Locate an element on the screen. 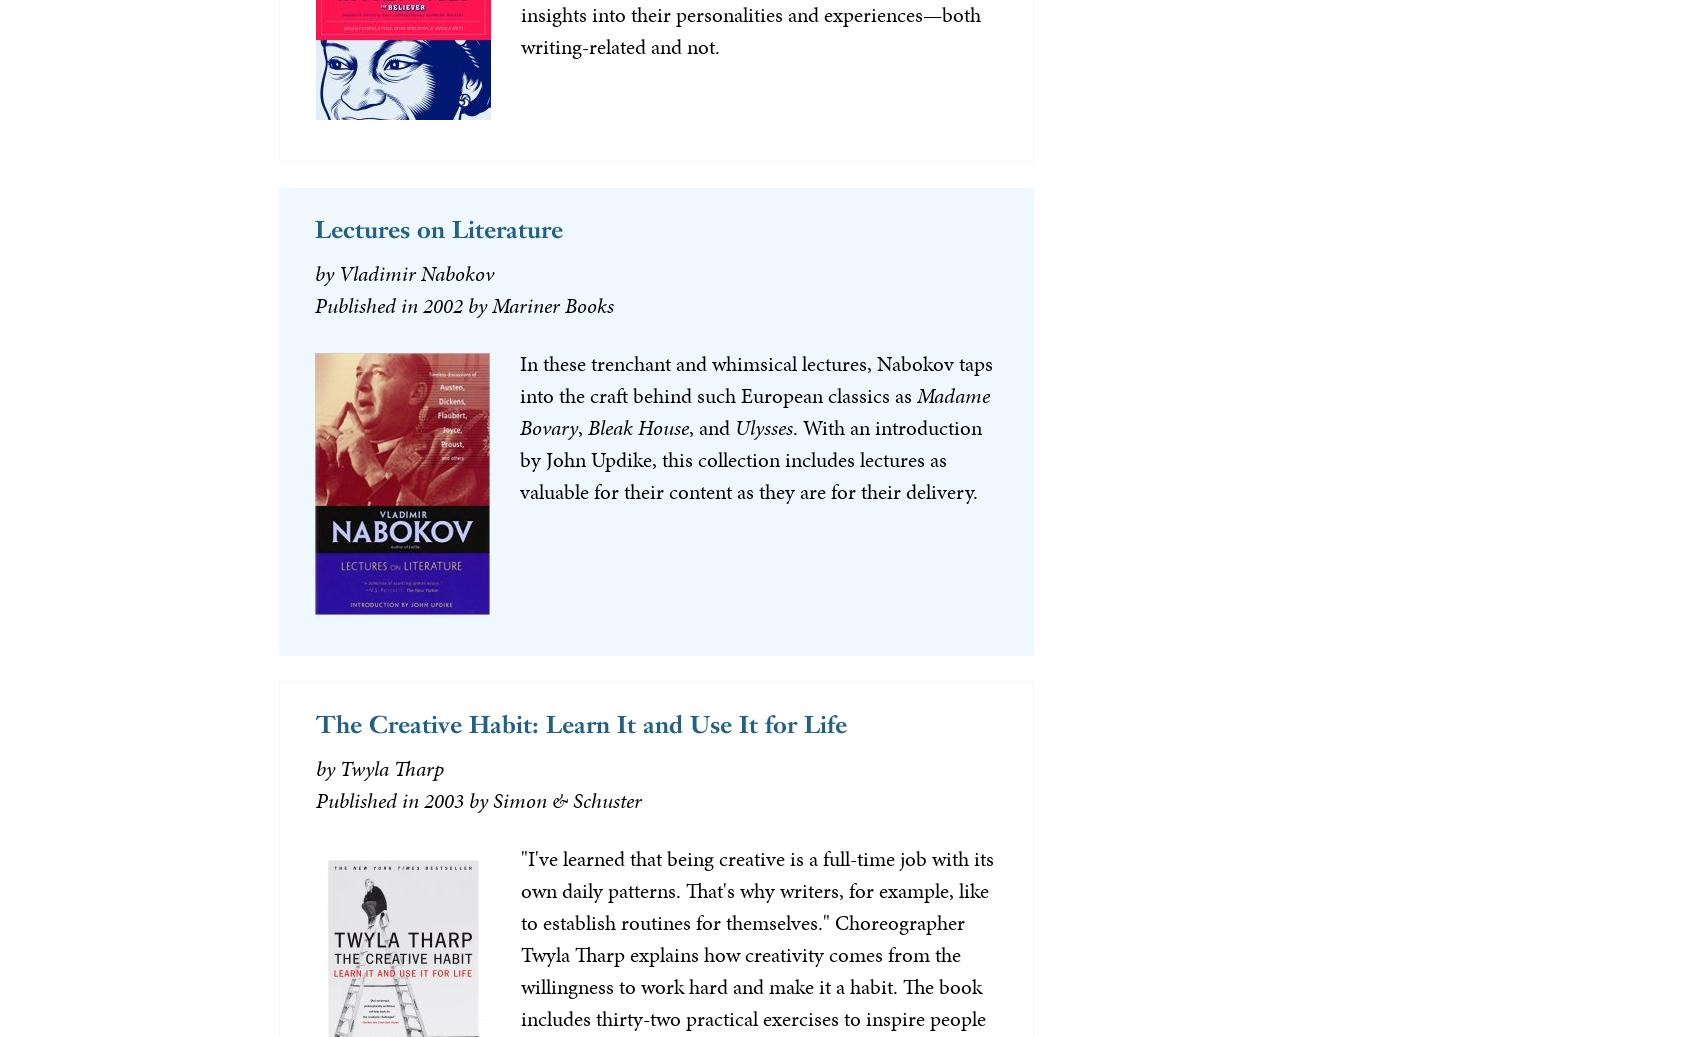 This screenshot has width=1700, height=1037. 'by Mariner Books' is located at coordinates (538, 303).